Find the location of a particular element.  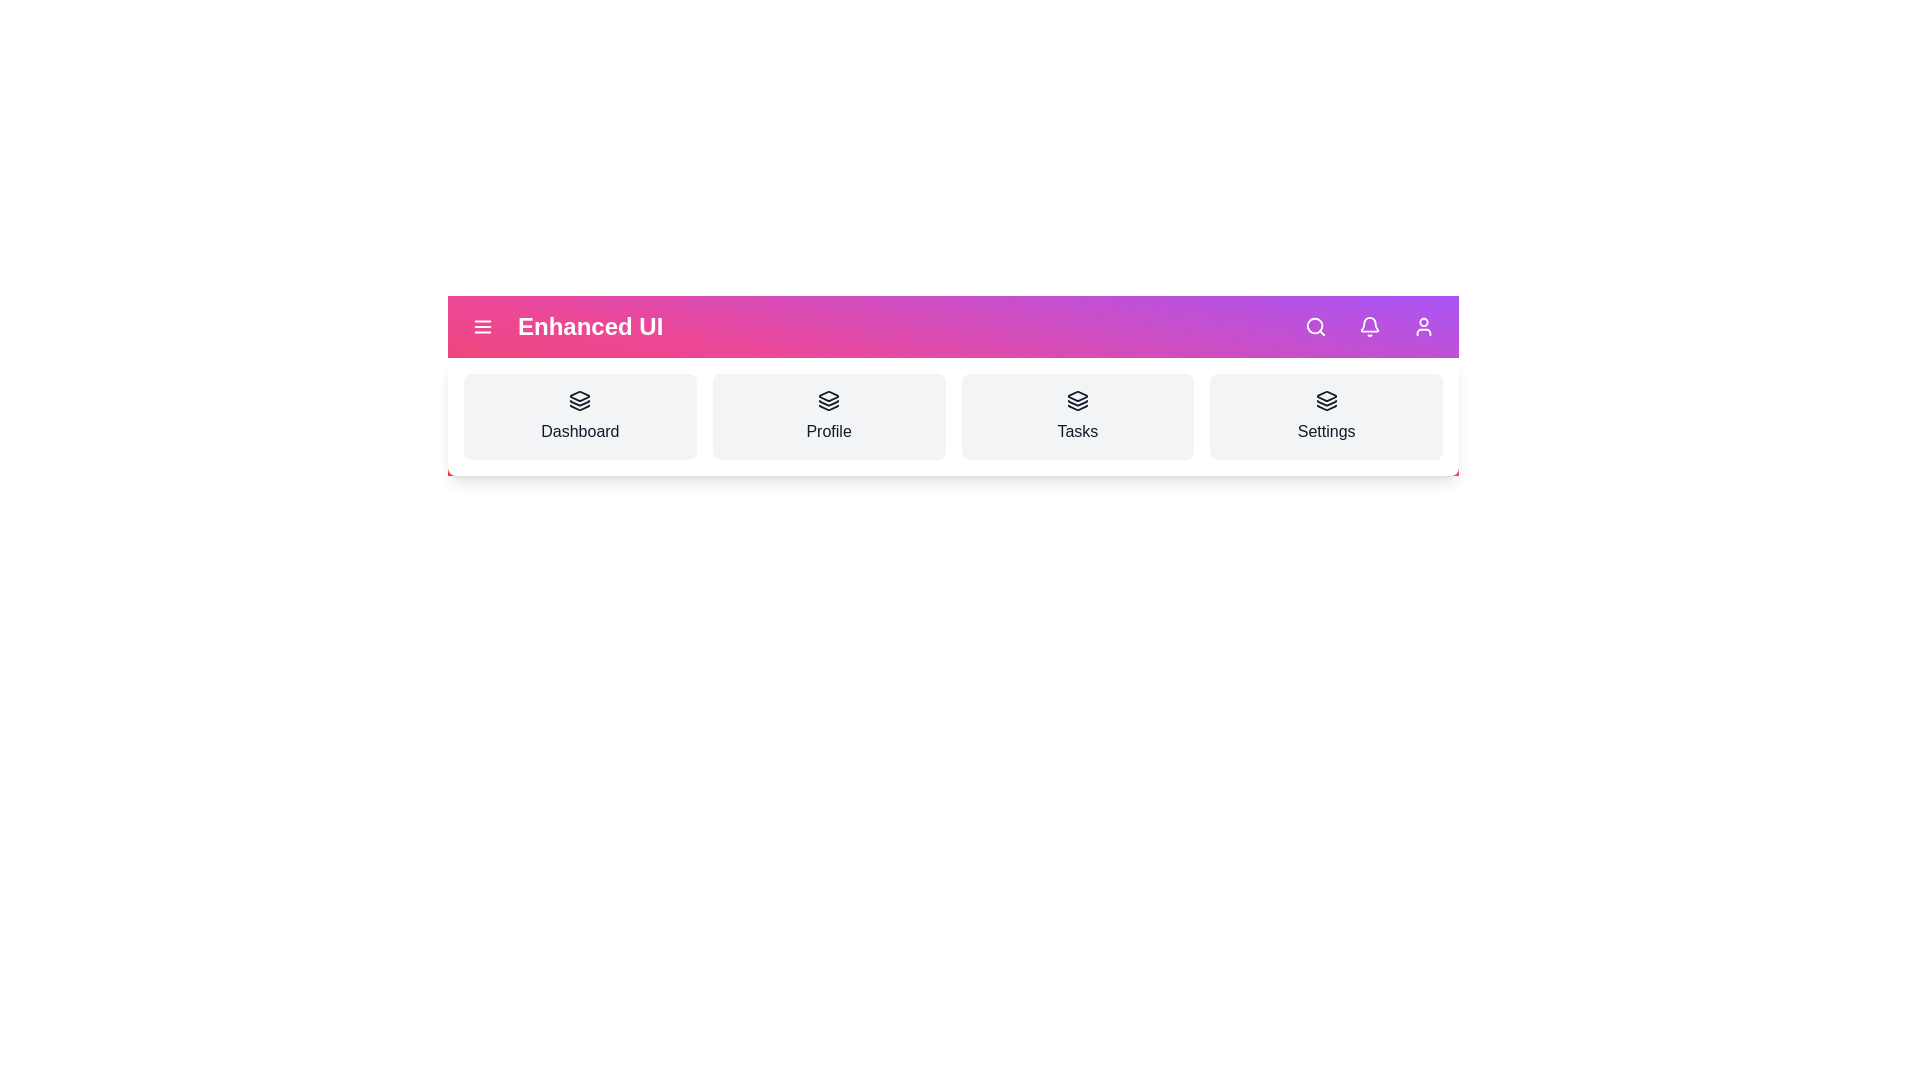

the Profile link in the navigation bar is located at coordinates (829, 415).